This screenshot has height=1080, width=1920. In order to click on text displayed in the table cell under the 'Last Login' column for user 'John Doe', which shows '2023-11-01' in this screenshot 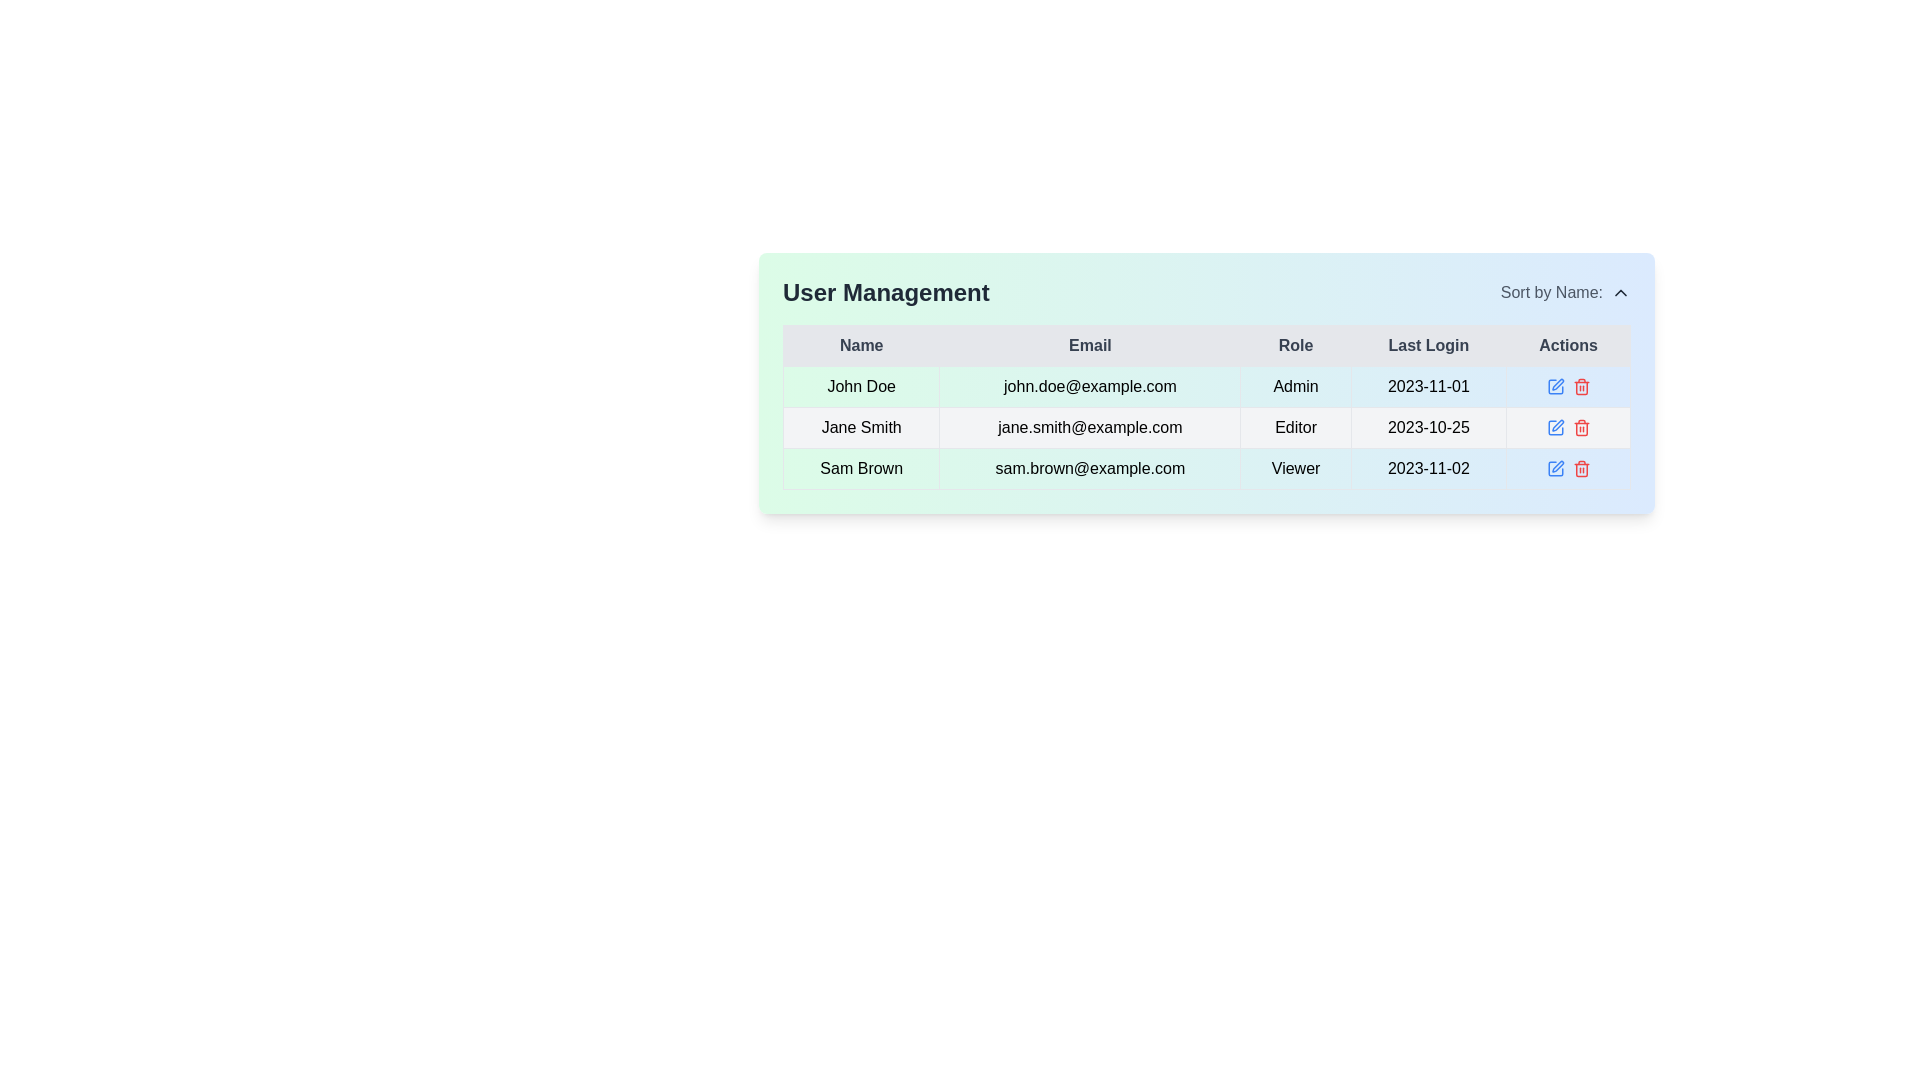, I will do `click(1427, 386)`.